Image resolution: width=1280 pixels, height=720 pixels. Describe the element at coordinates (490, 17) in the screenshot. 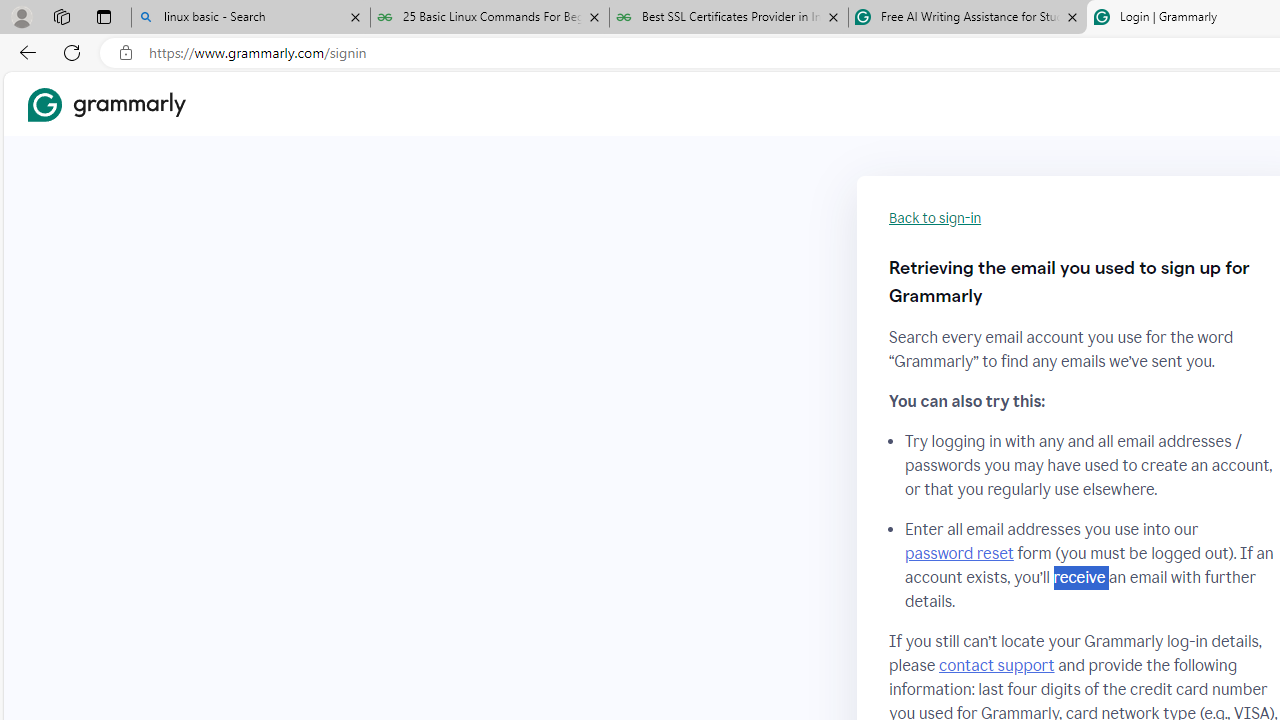

I see `'25 Basic Linux Commands For Beginners - GeeksforGeeks'` at that location.